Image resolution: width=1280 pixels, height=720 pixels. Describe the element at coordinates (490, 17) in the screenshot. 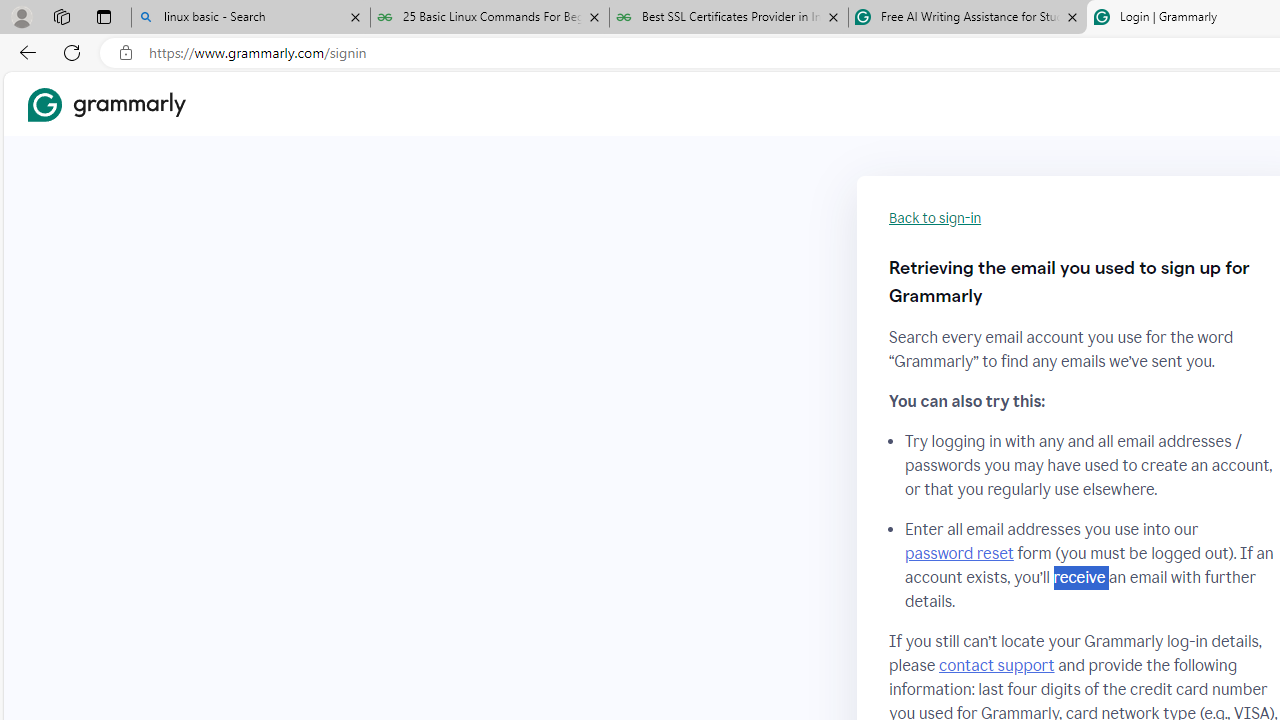

I see `'25 Basic Linux Commands For Beginners - GeeksforGeeks'` at that location.